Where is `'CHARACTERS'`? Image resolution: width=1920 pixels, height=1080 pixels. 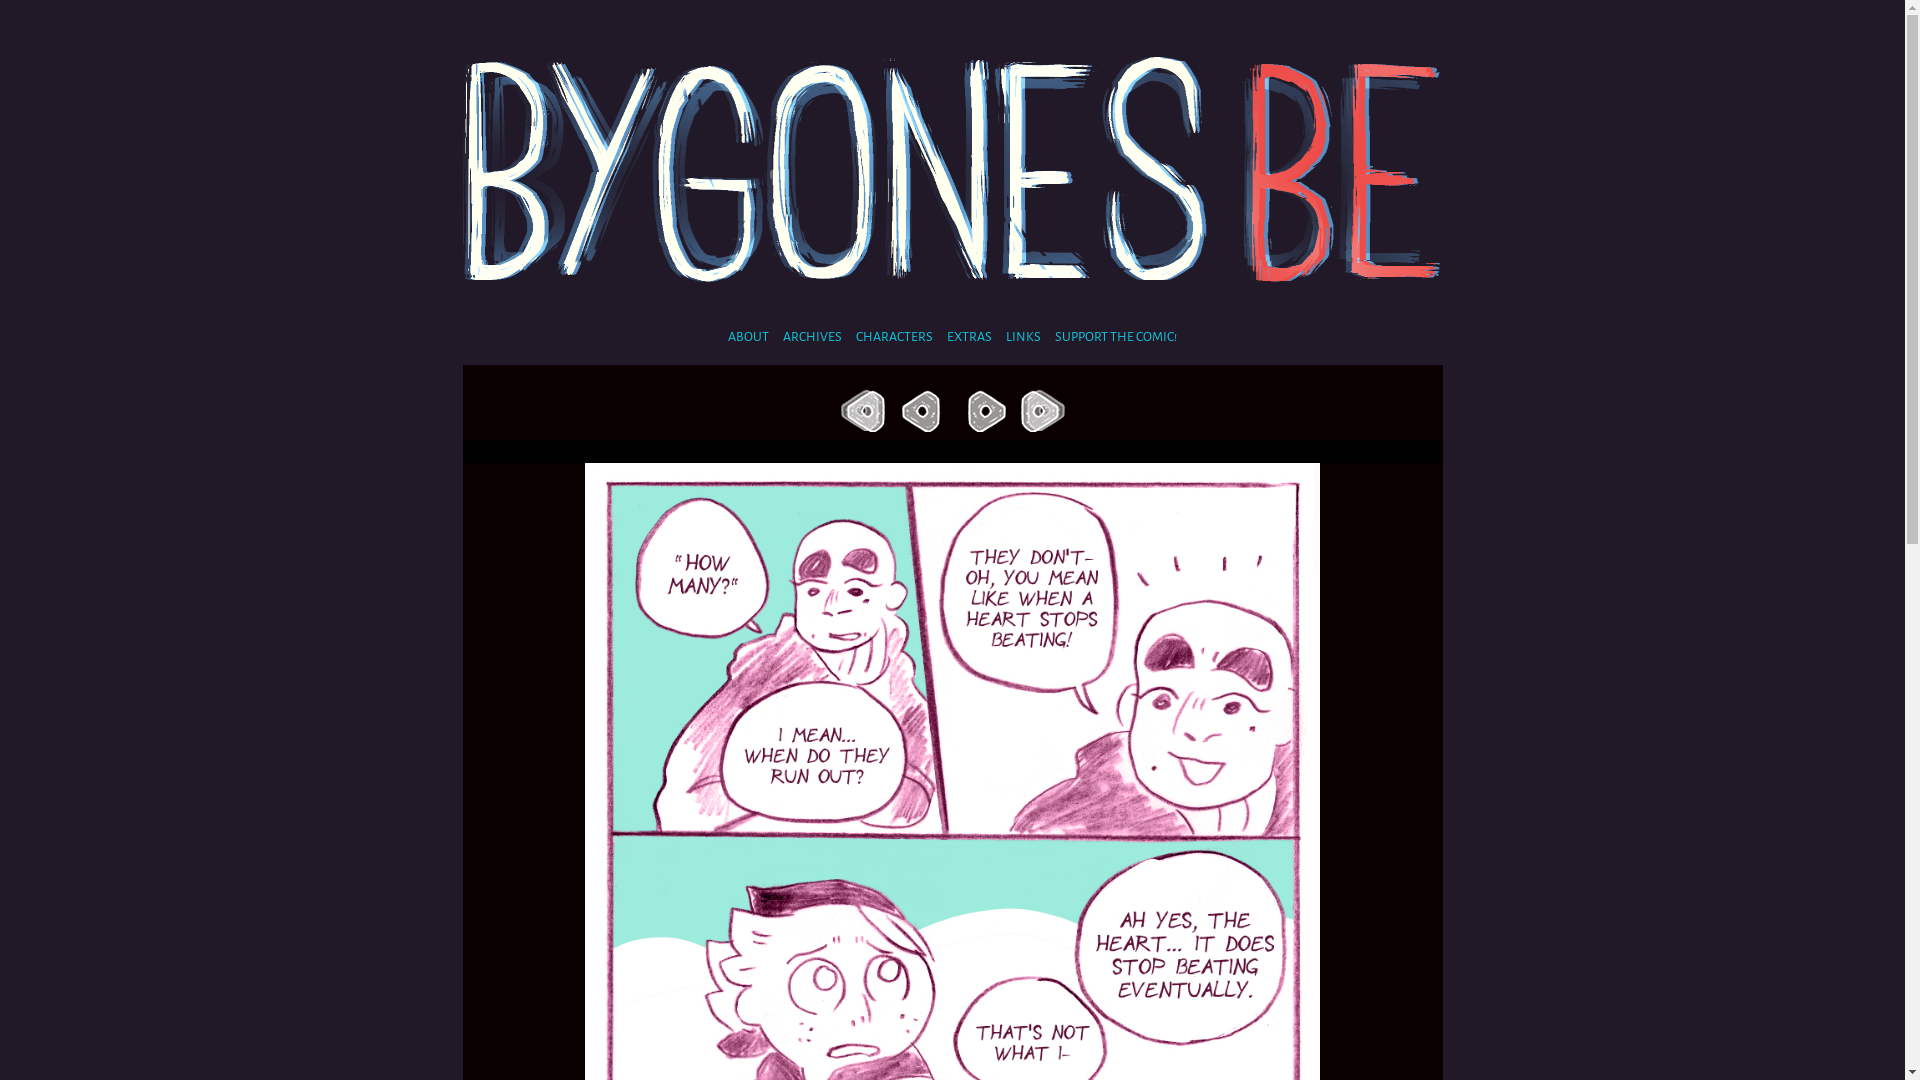
'CHARACTERS' is located at coordinates (893, 336).